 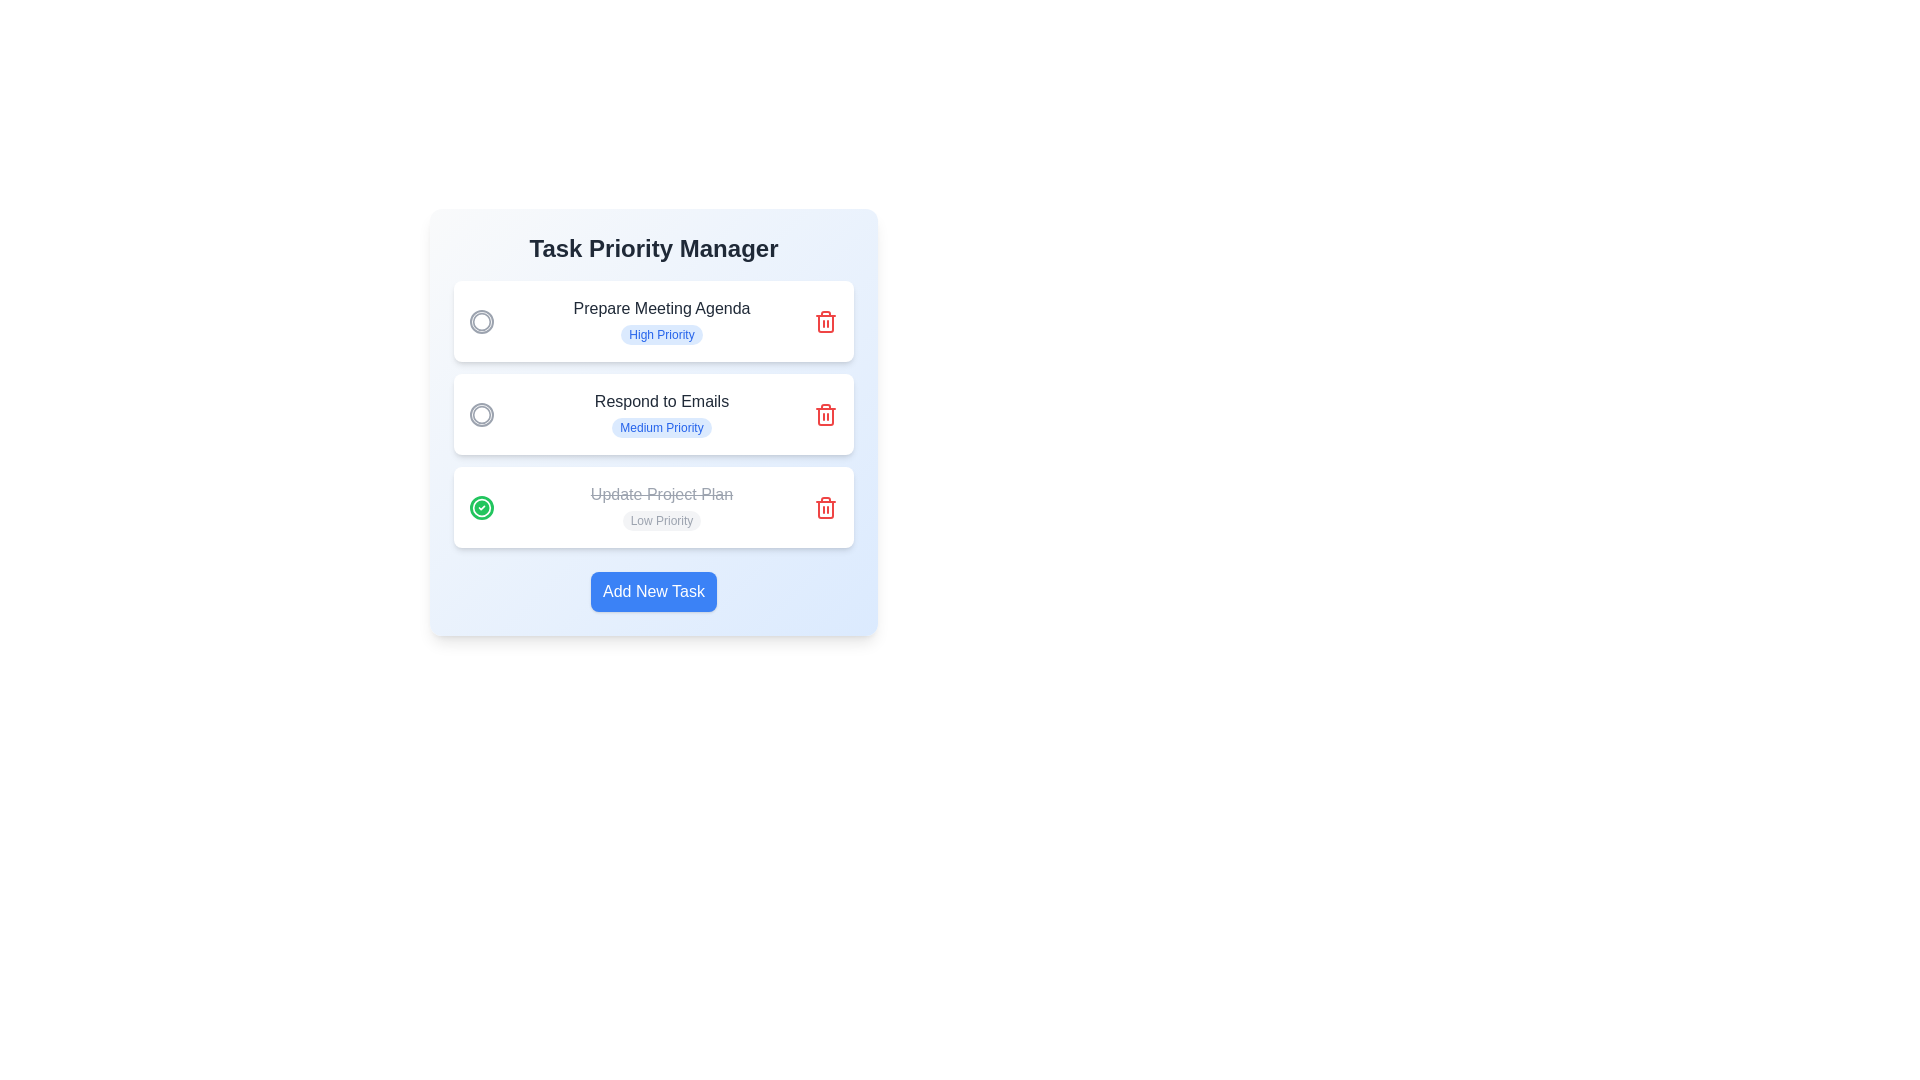 I want to click on the circular indicator icon with a grey border located to the left of the task title 'Respond to Emails' in the second list item of the task list, so click(x=481, y=413).